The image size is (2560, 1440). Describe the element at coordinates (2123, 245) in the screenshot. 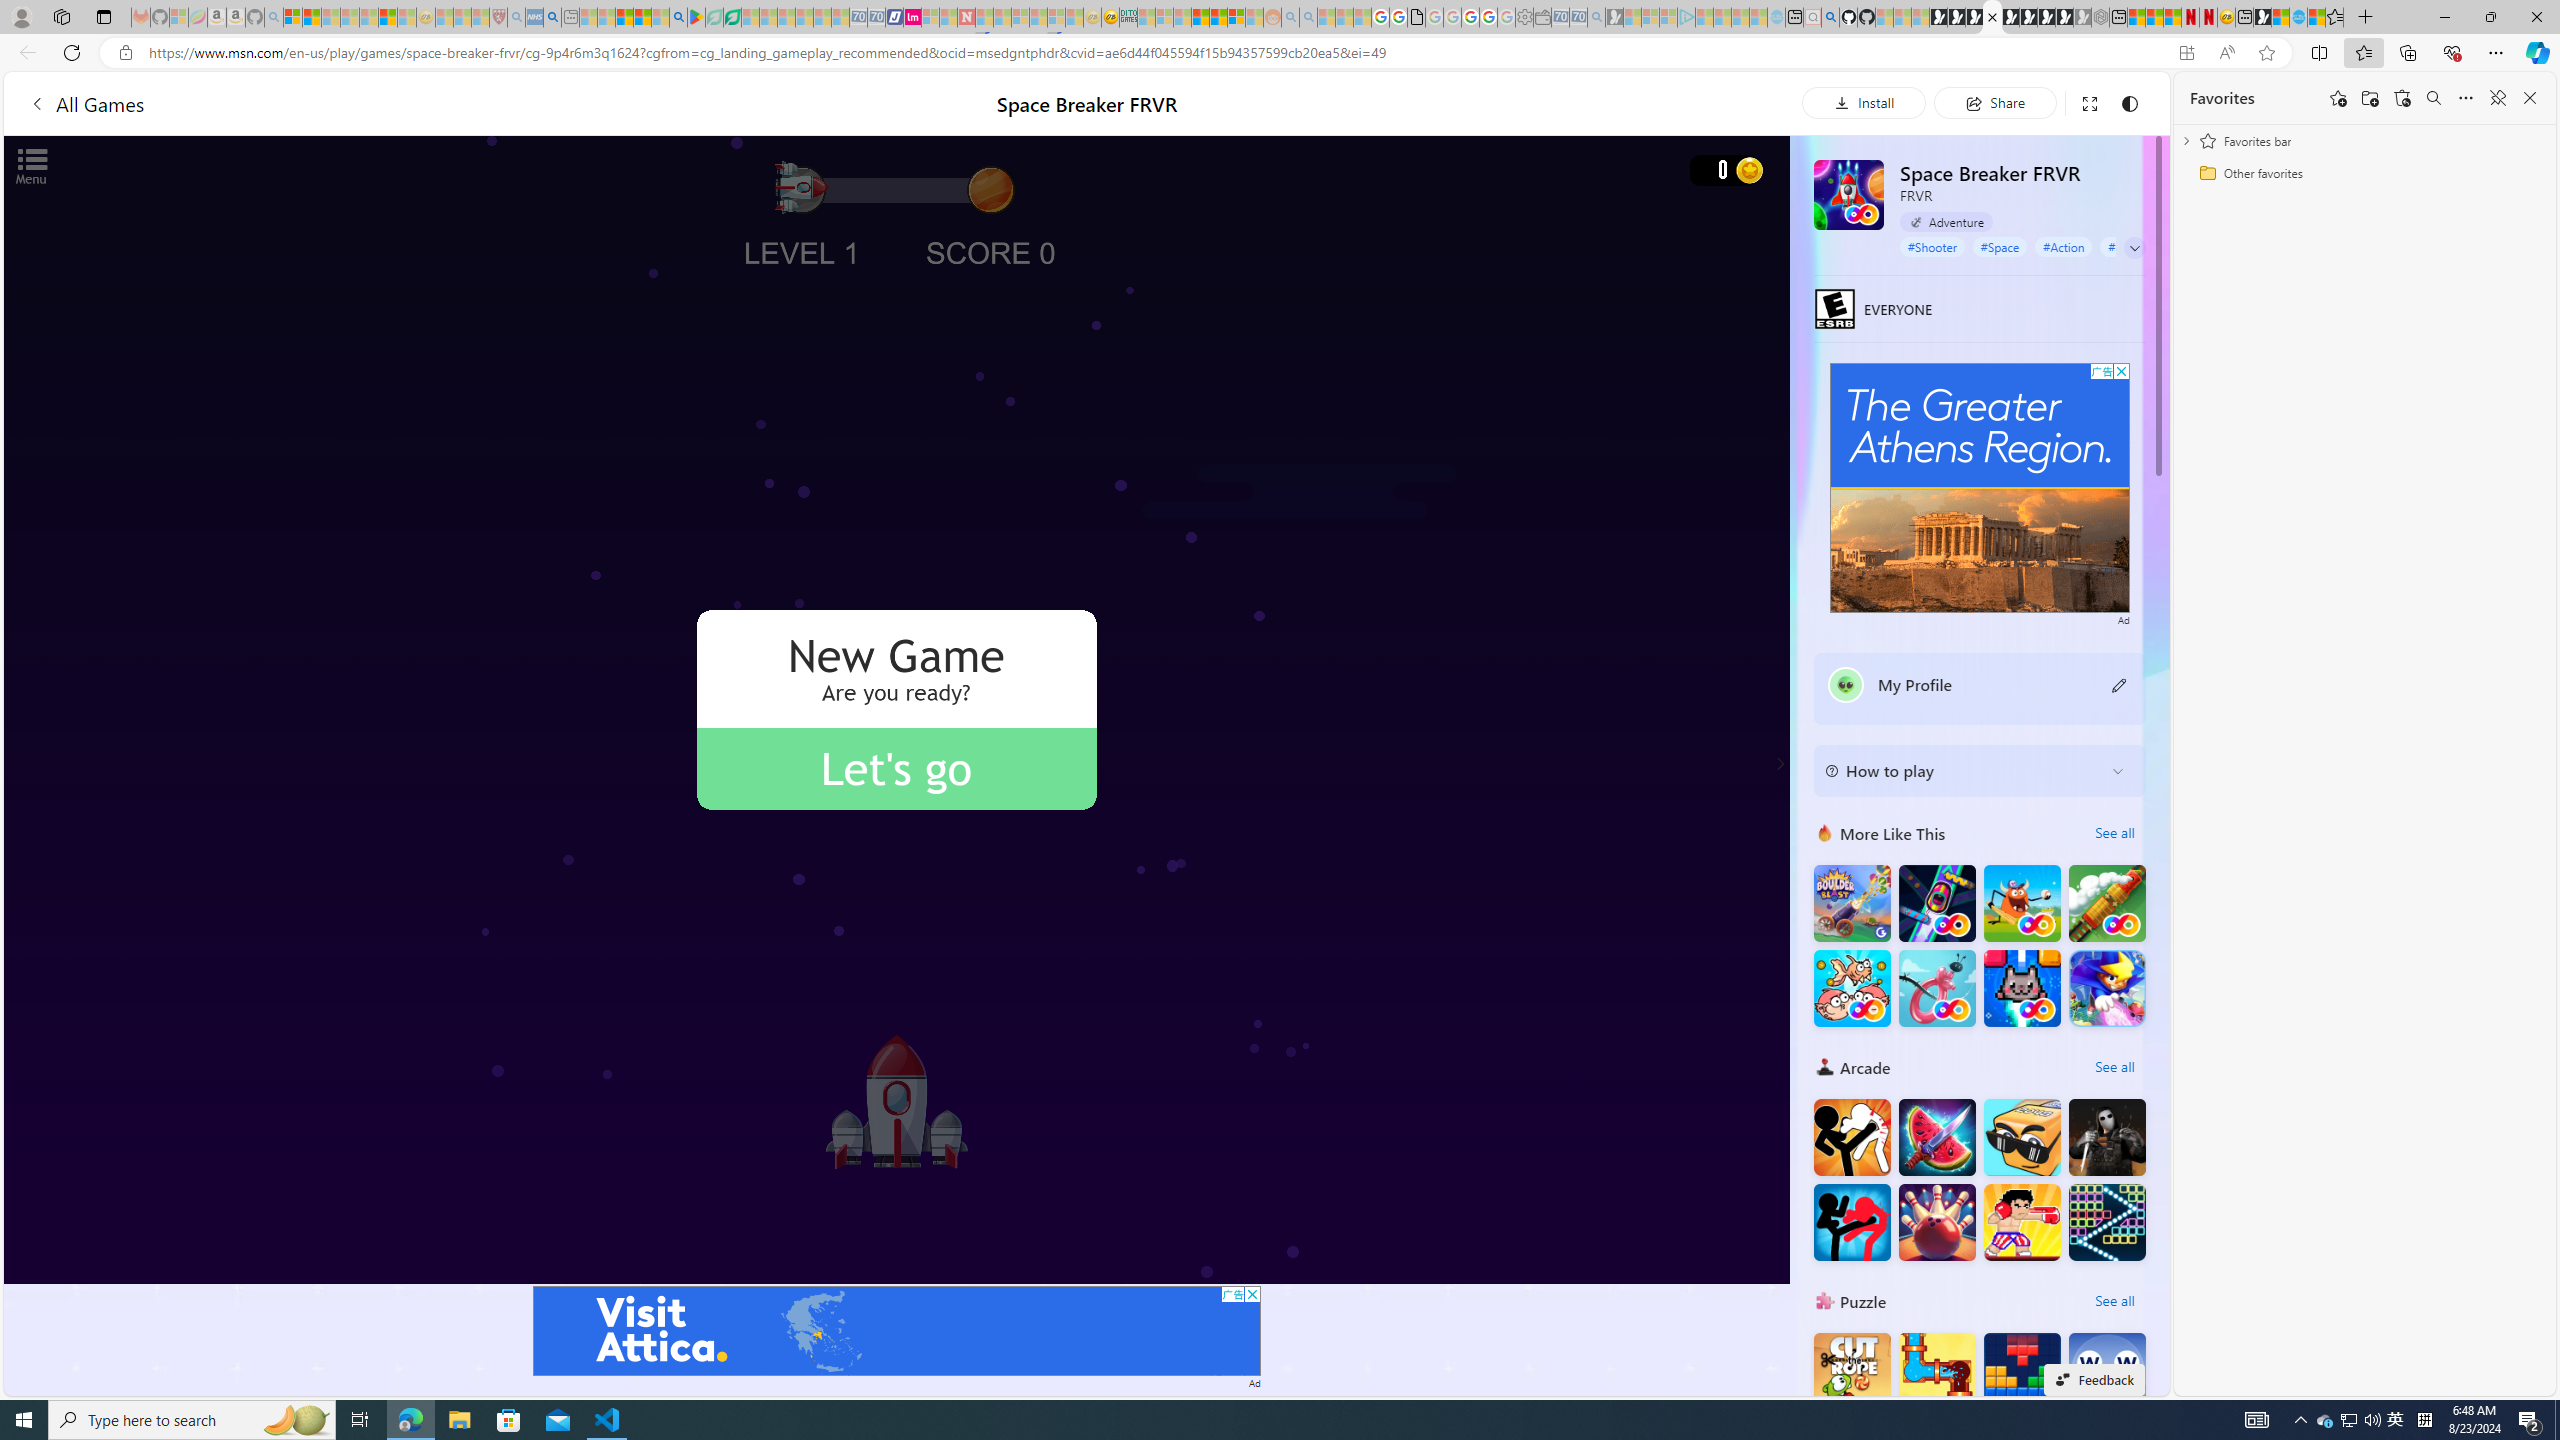

I see `'#Sci Fi'` at that location.